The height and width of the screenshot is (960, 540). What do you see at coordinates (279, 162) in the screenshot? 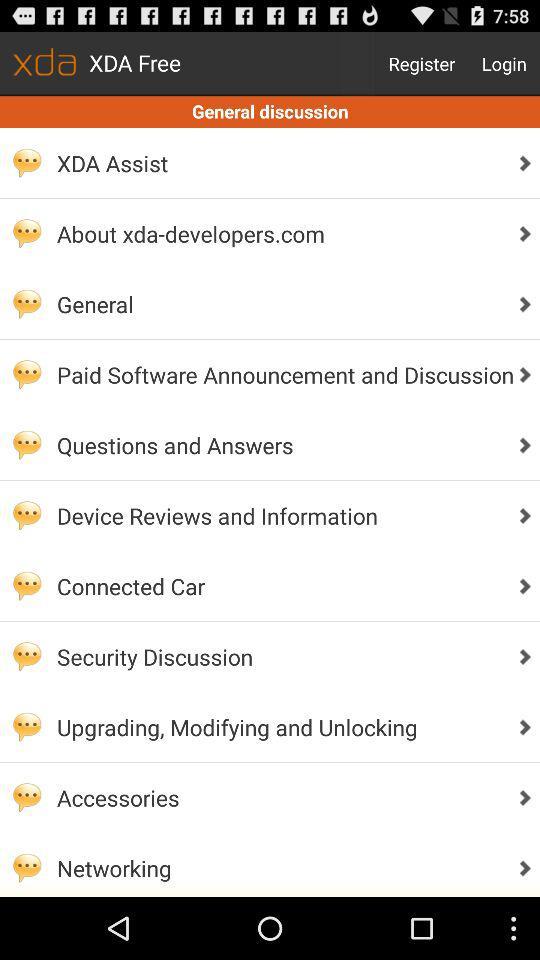
I see `the xda assist icon` at bounding box center [279, 162].